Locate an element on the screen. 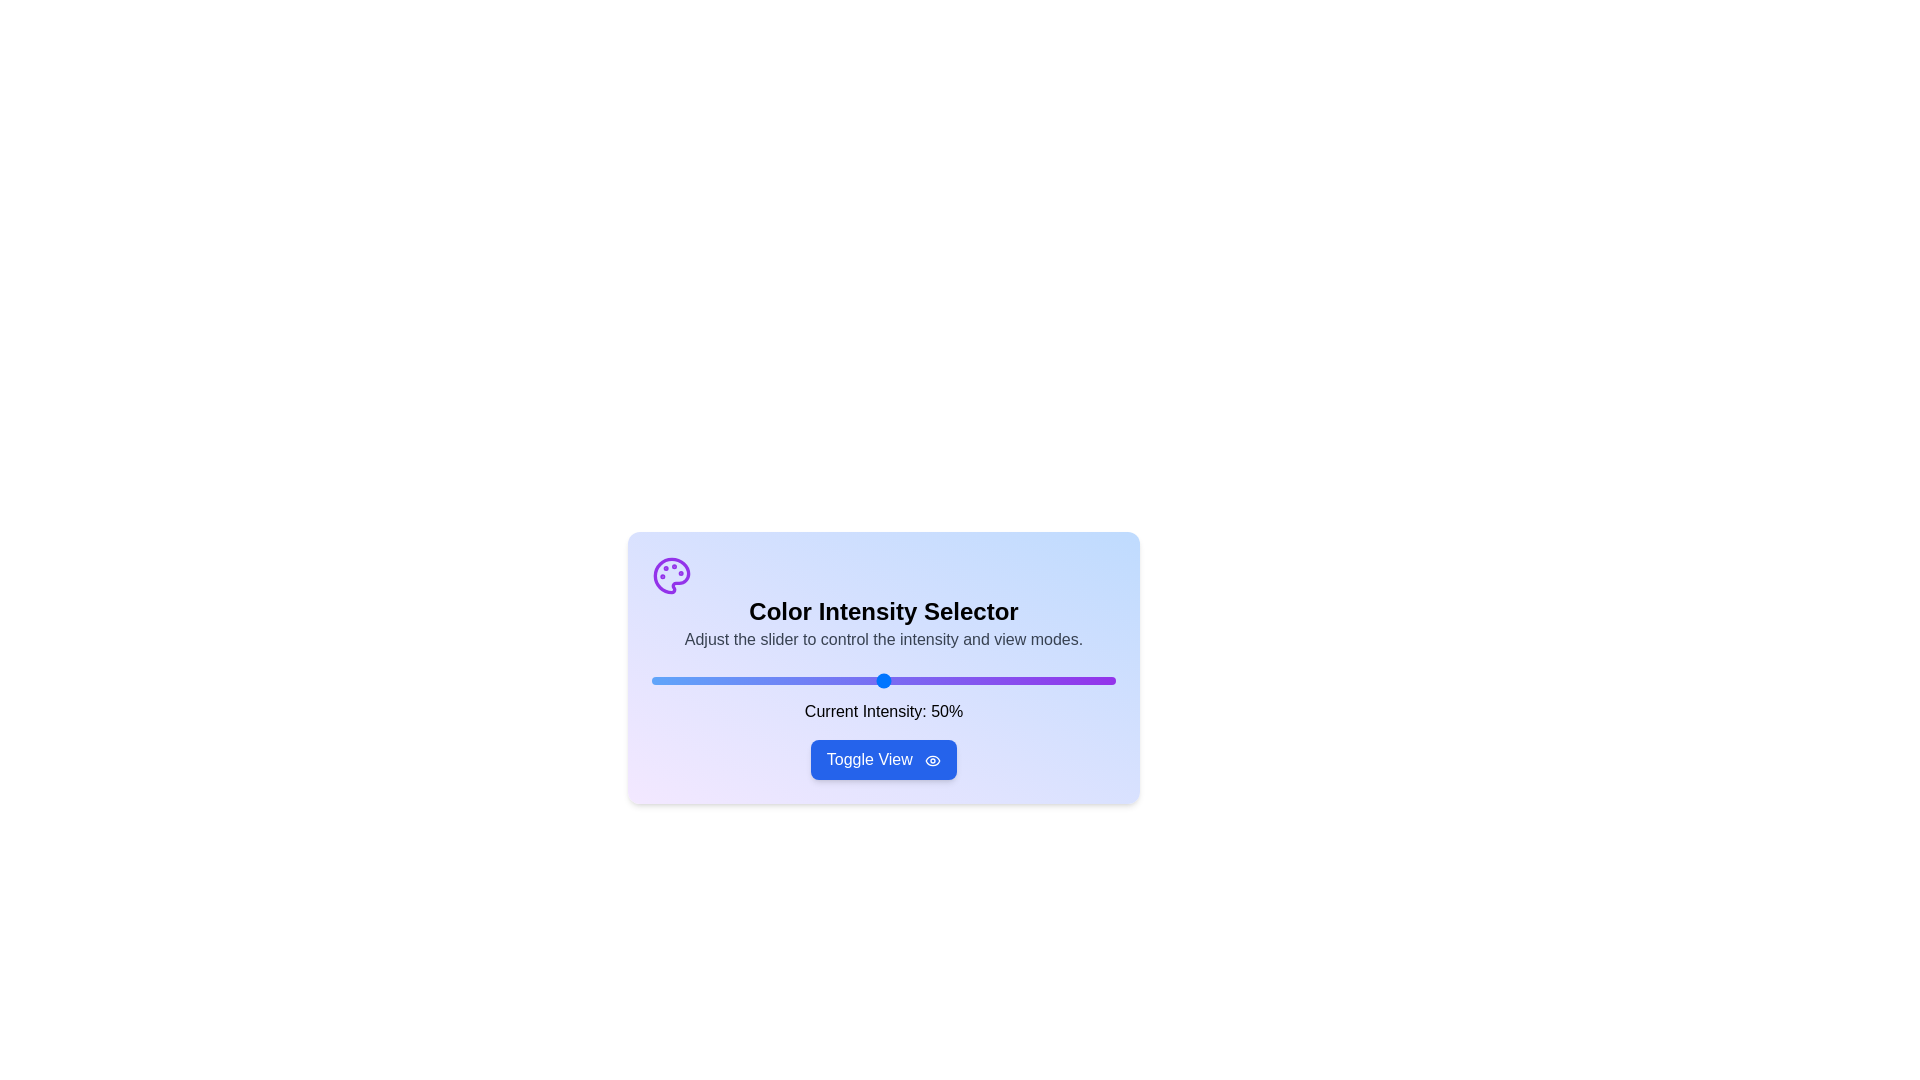 This screenshot has width=1920, height=1080. the slider to set the intensity to 81% is located at coordinates (1027, 680).